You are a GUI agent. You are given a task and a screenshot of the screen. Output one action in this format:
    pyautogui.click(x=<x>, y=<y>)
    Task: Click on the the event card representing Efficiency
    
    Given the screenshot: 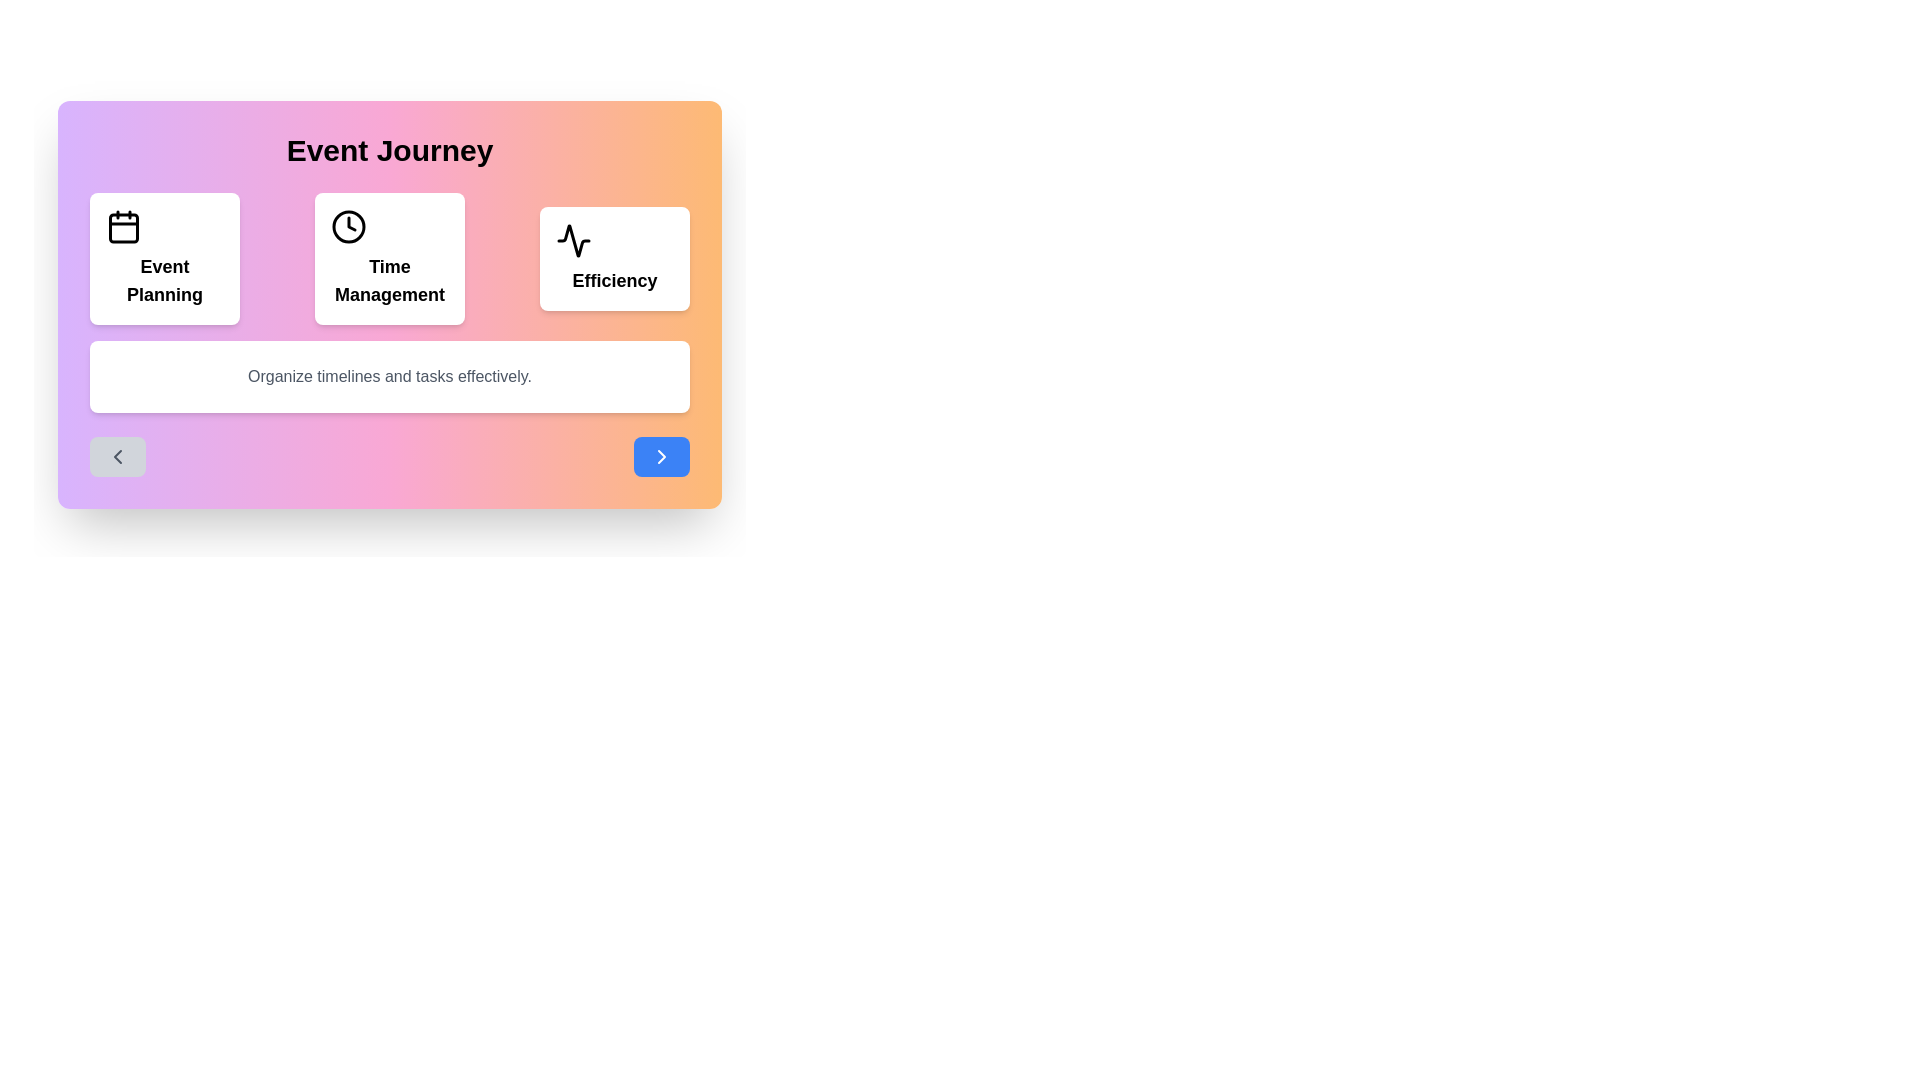 What is the action you would take?
    pyautogui.click(x=613, y=257)
    